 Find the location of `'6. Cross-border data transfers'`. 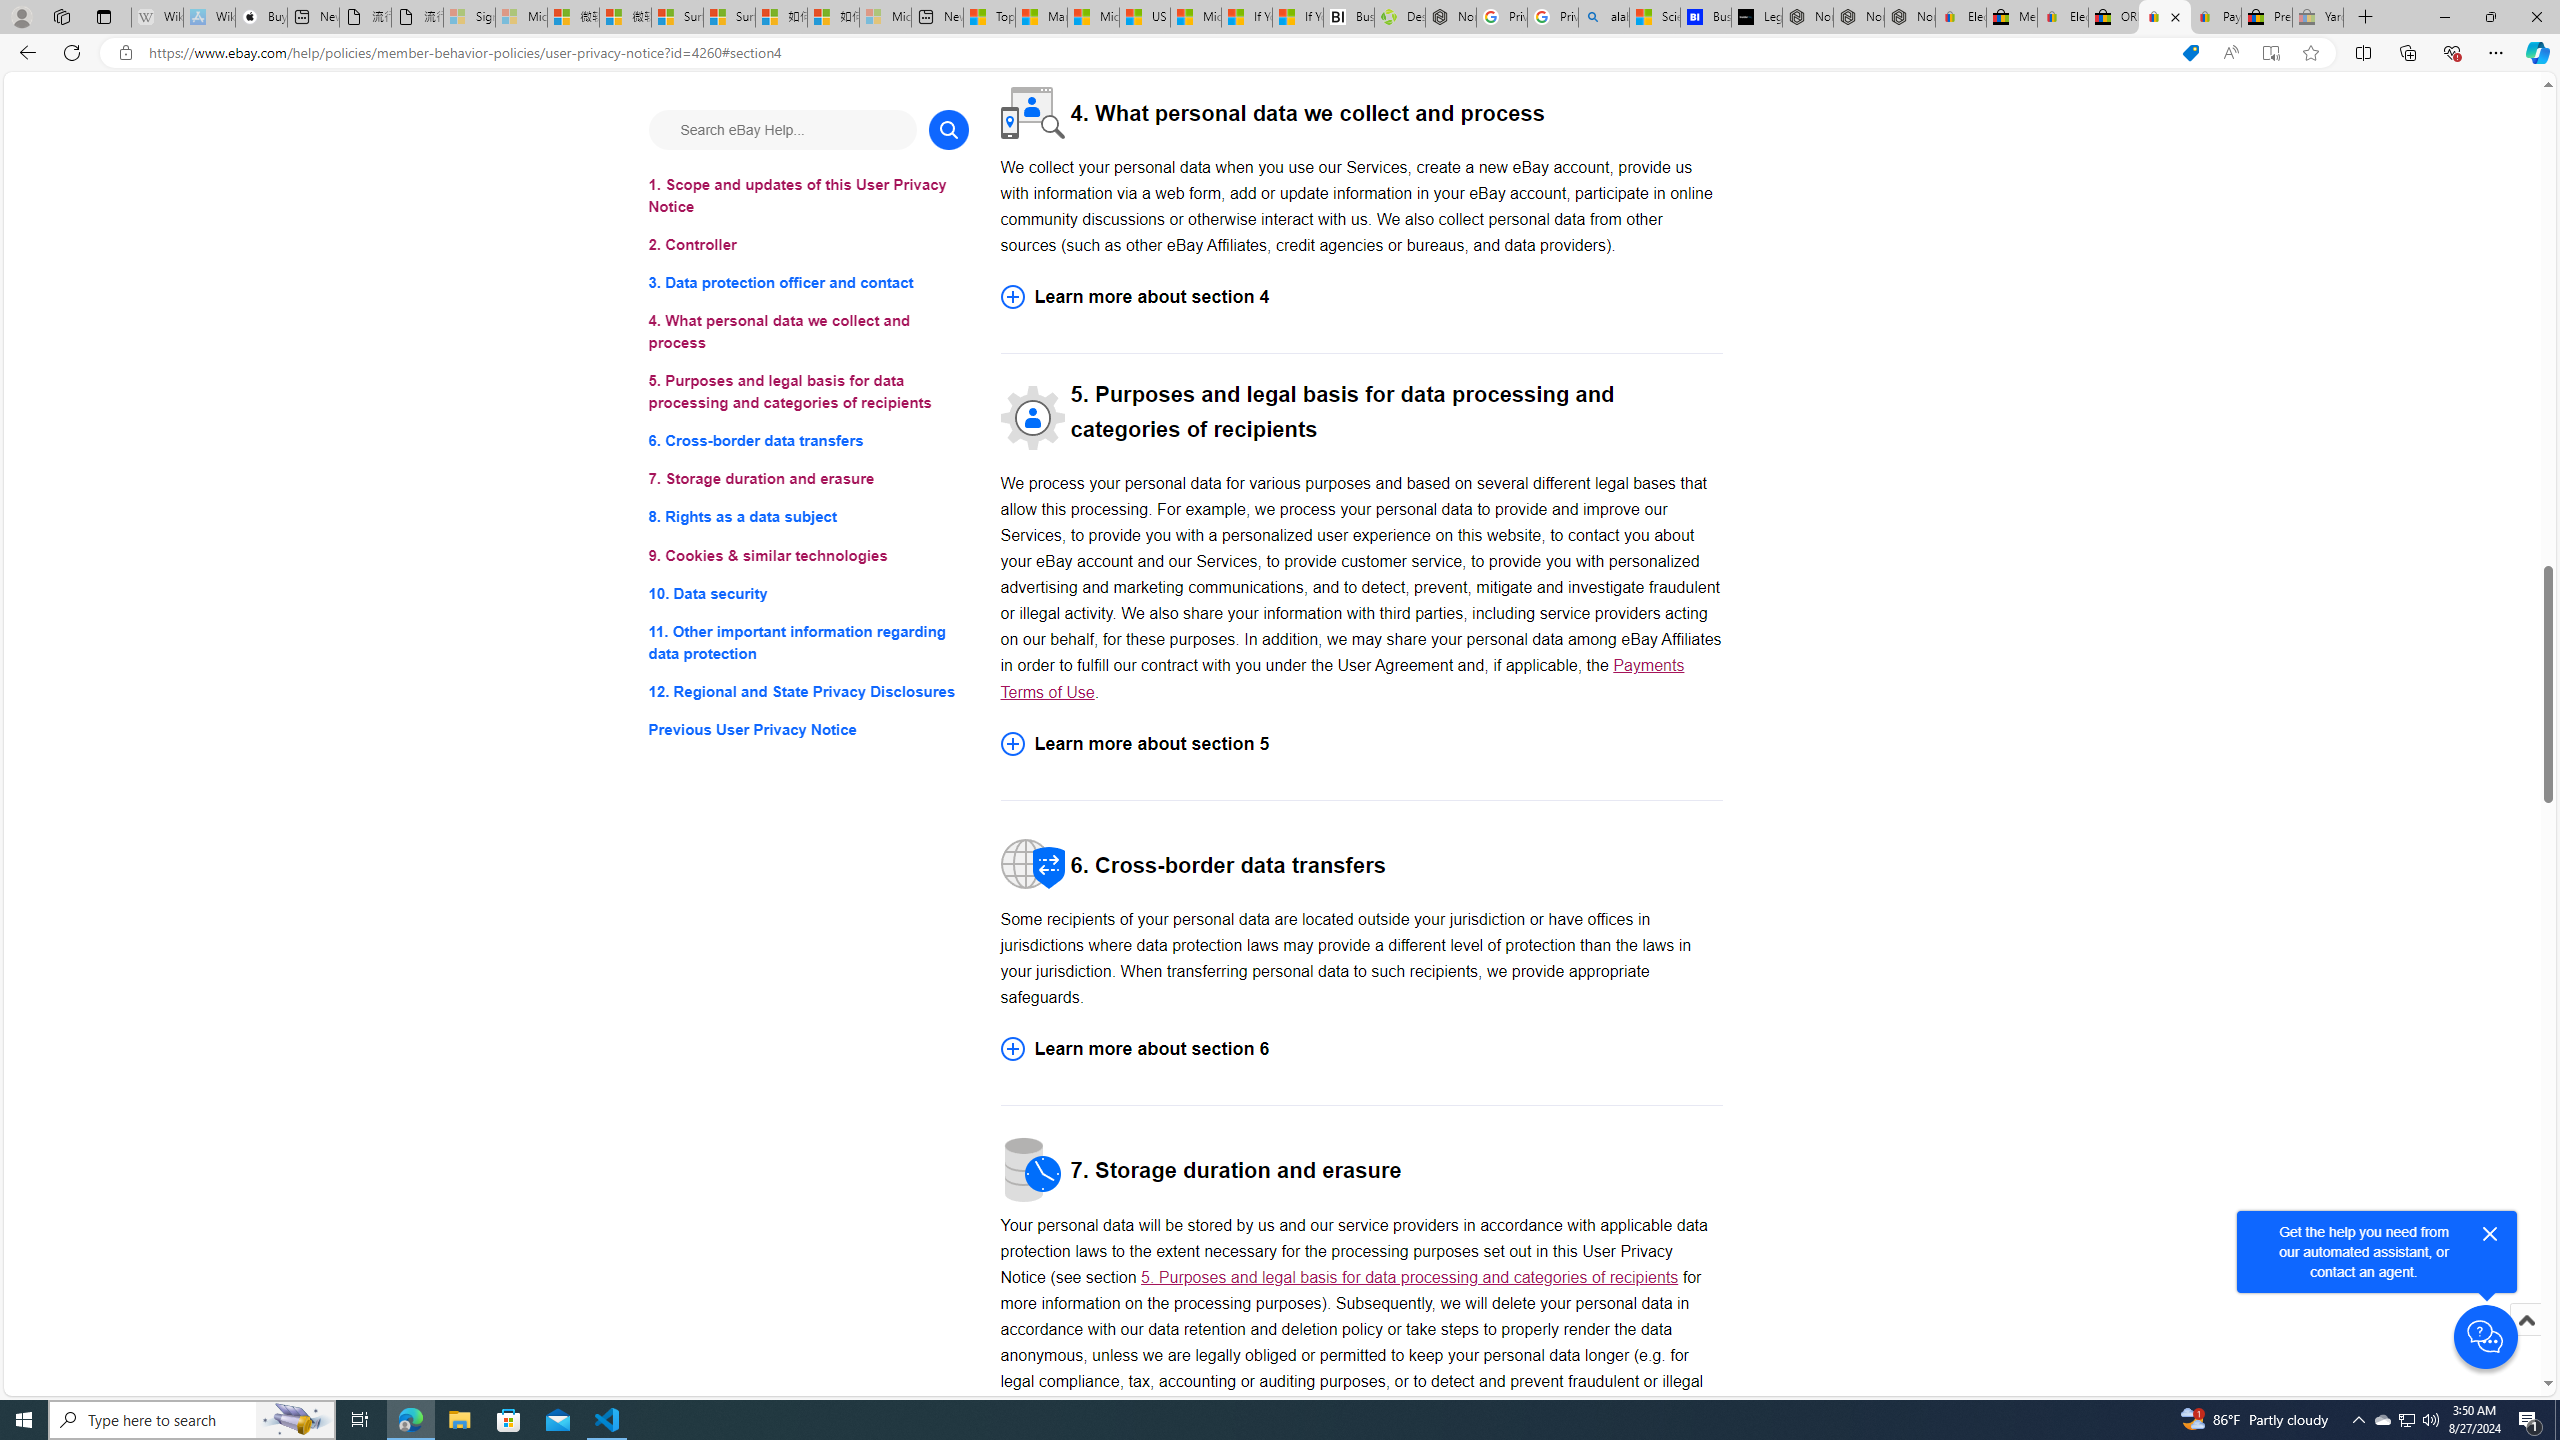

'6. Cross-border data transfers' is located at coordinates (807, 441).